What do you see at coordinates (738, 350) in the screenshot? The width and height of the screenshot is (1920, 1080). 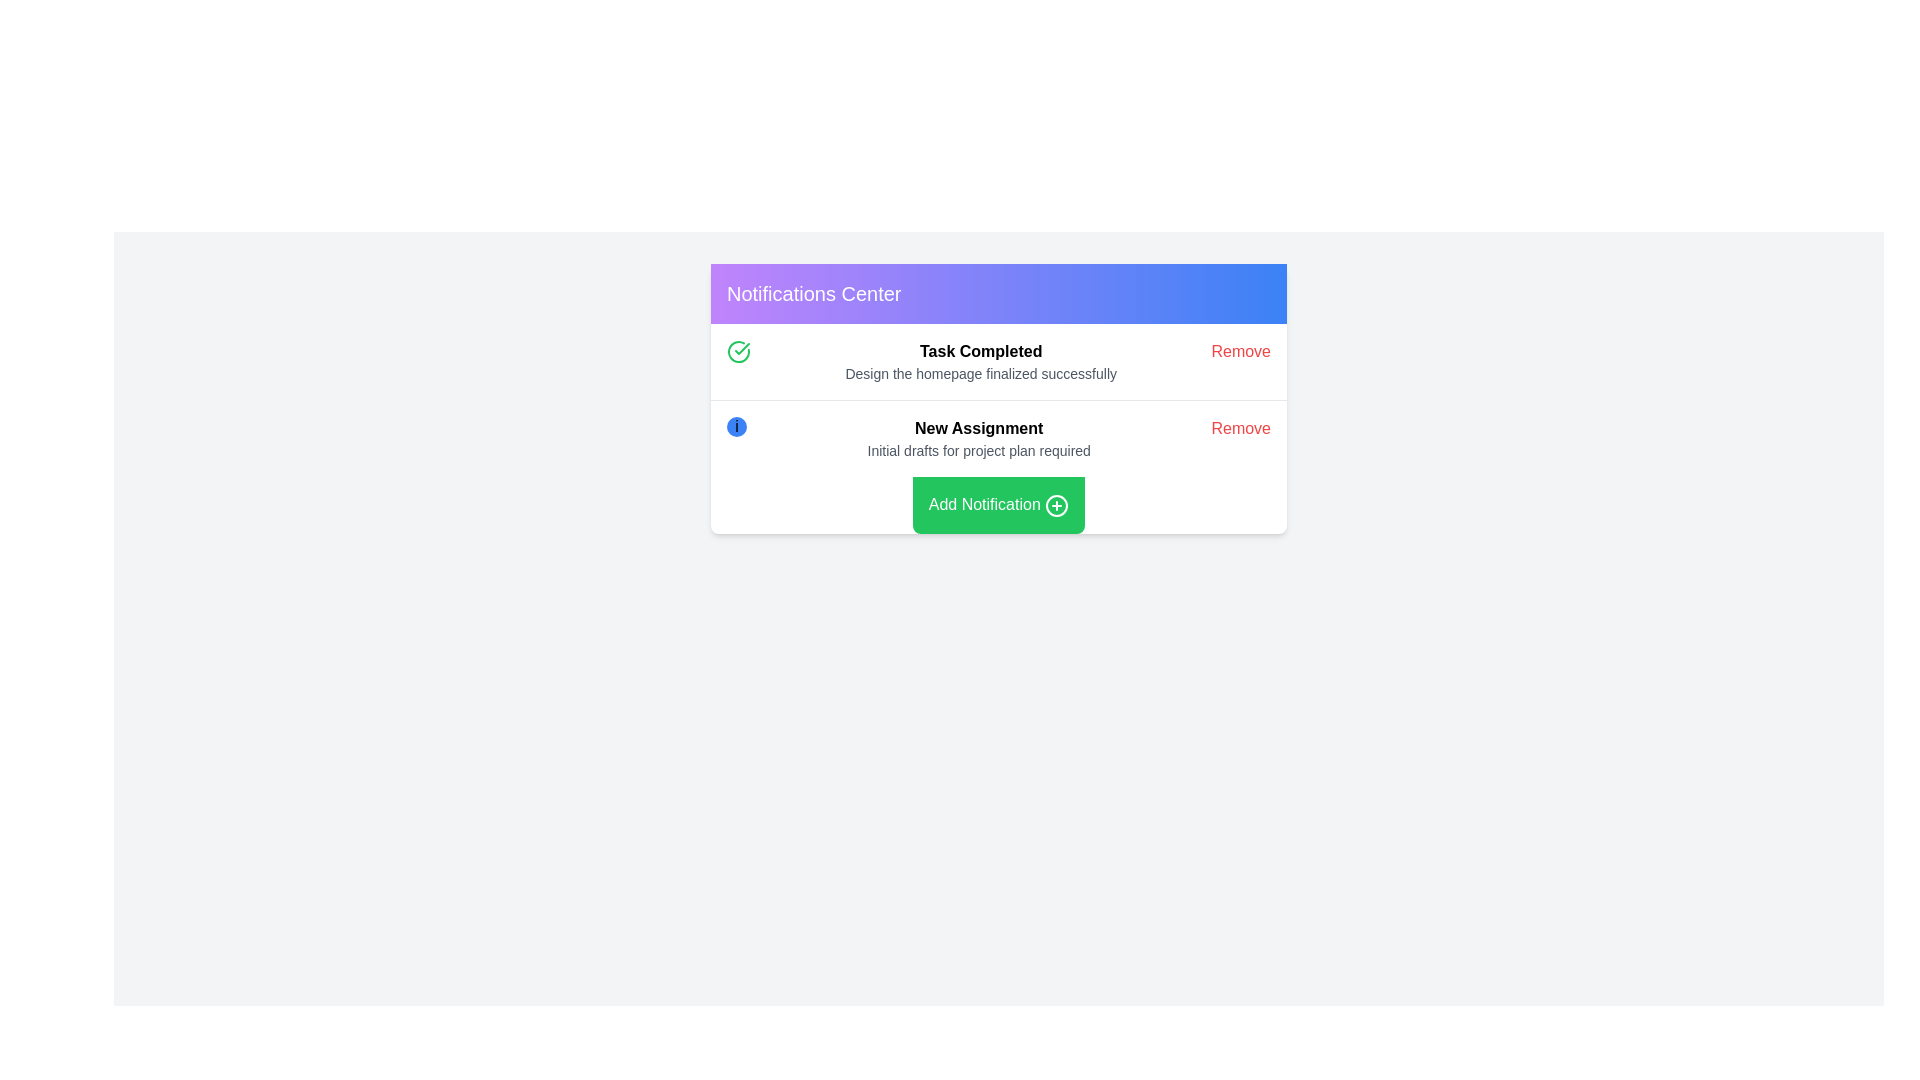 I see `green circular SVG icon with a checkmark that indicates 'Task Completed' in the notification panel` at bounding box center [738, 350].